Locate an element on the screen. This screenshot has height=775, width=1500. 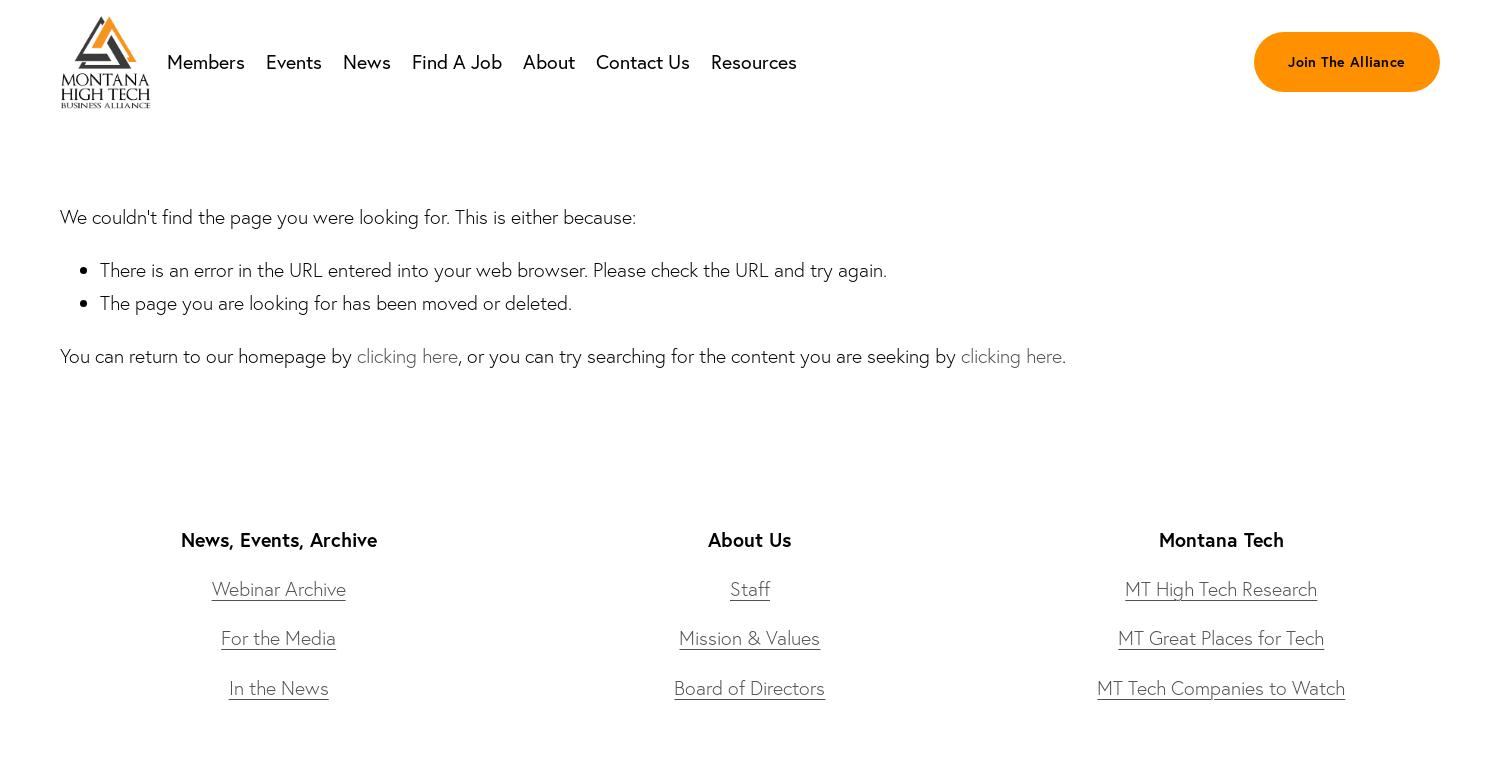
'News, Events, Archive' is located at coordinates (277, 538).